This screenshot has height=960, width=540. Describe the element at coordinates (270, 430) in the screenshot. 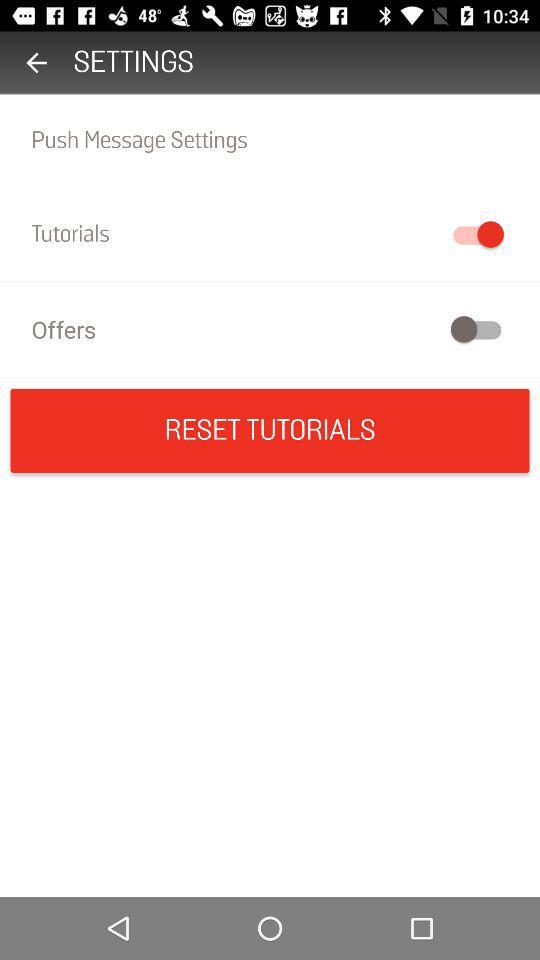

I see `the reset tutorials item` at that location.